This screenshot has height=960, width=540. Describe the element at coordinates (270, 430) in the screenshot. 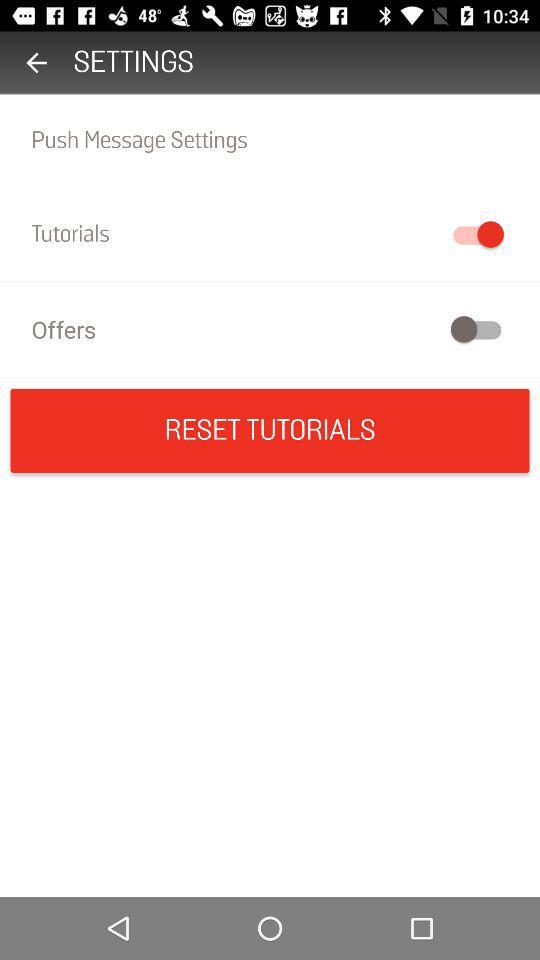

I see `the reset tutorials item` at that location.